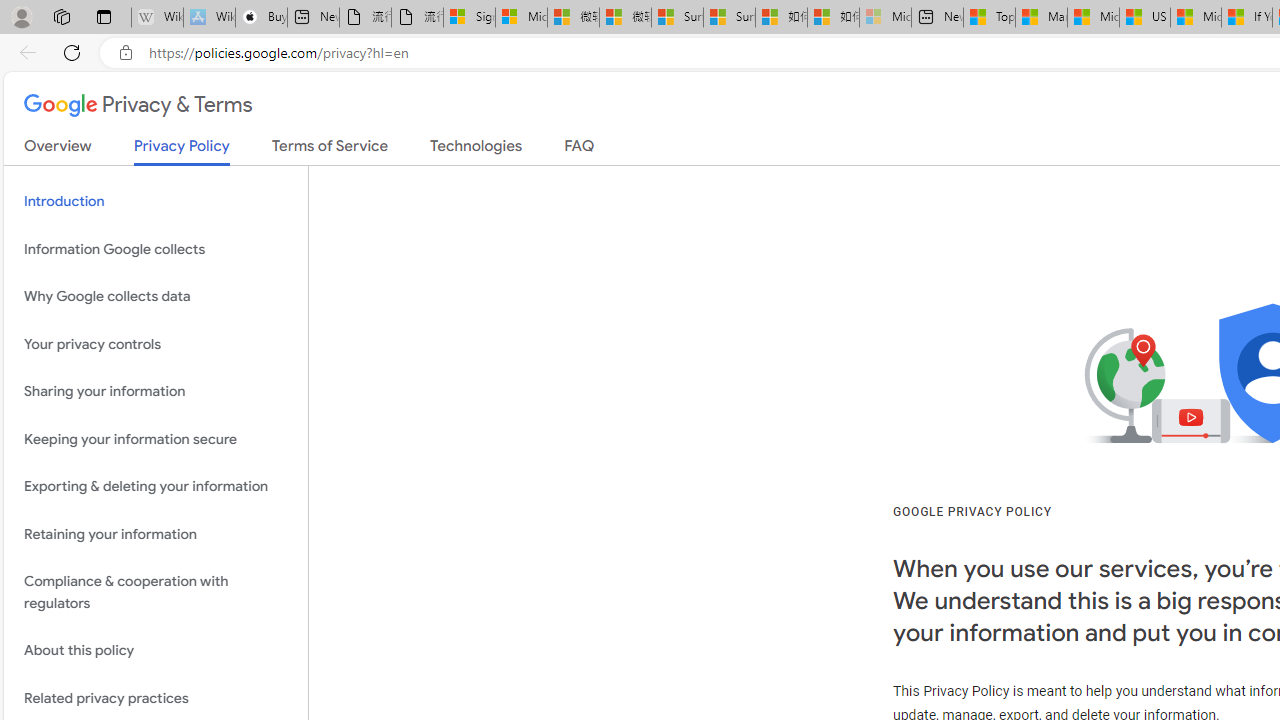  I want to click on 'Information Google collects', so click(155, 248).